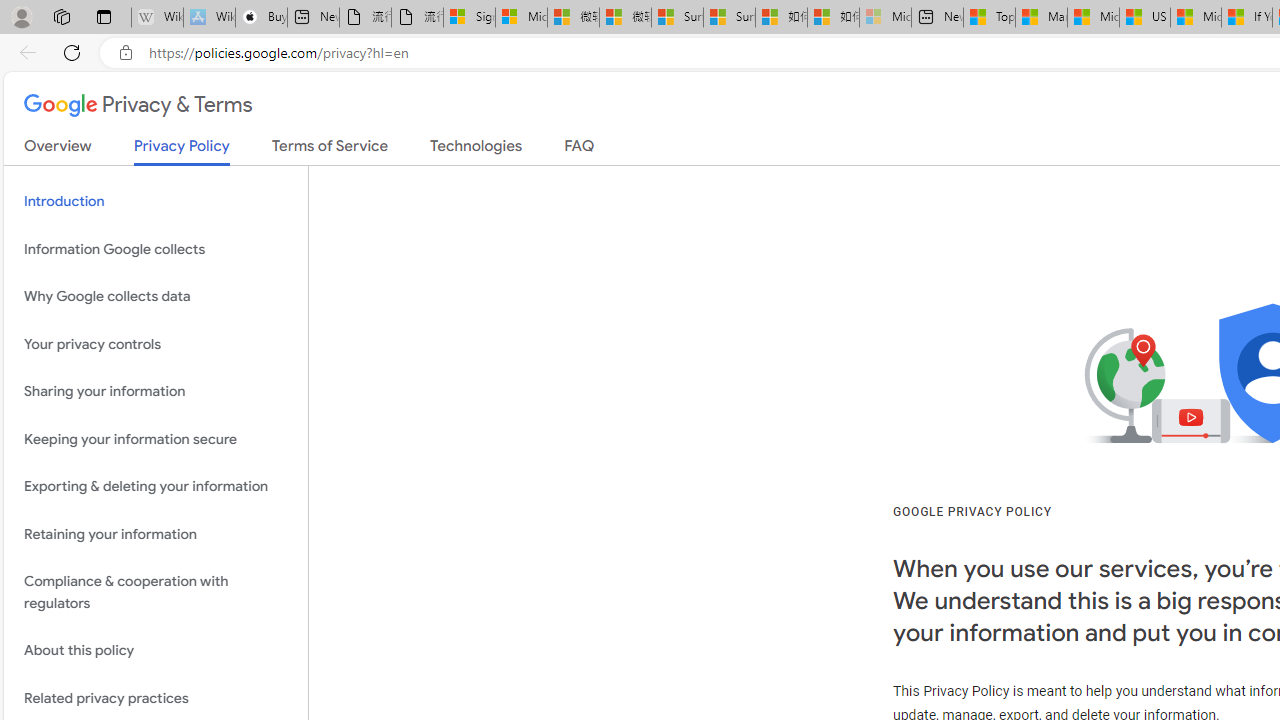  I want to click on 'Information Google collects', so click(155, 248).